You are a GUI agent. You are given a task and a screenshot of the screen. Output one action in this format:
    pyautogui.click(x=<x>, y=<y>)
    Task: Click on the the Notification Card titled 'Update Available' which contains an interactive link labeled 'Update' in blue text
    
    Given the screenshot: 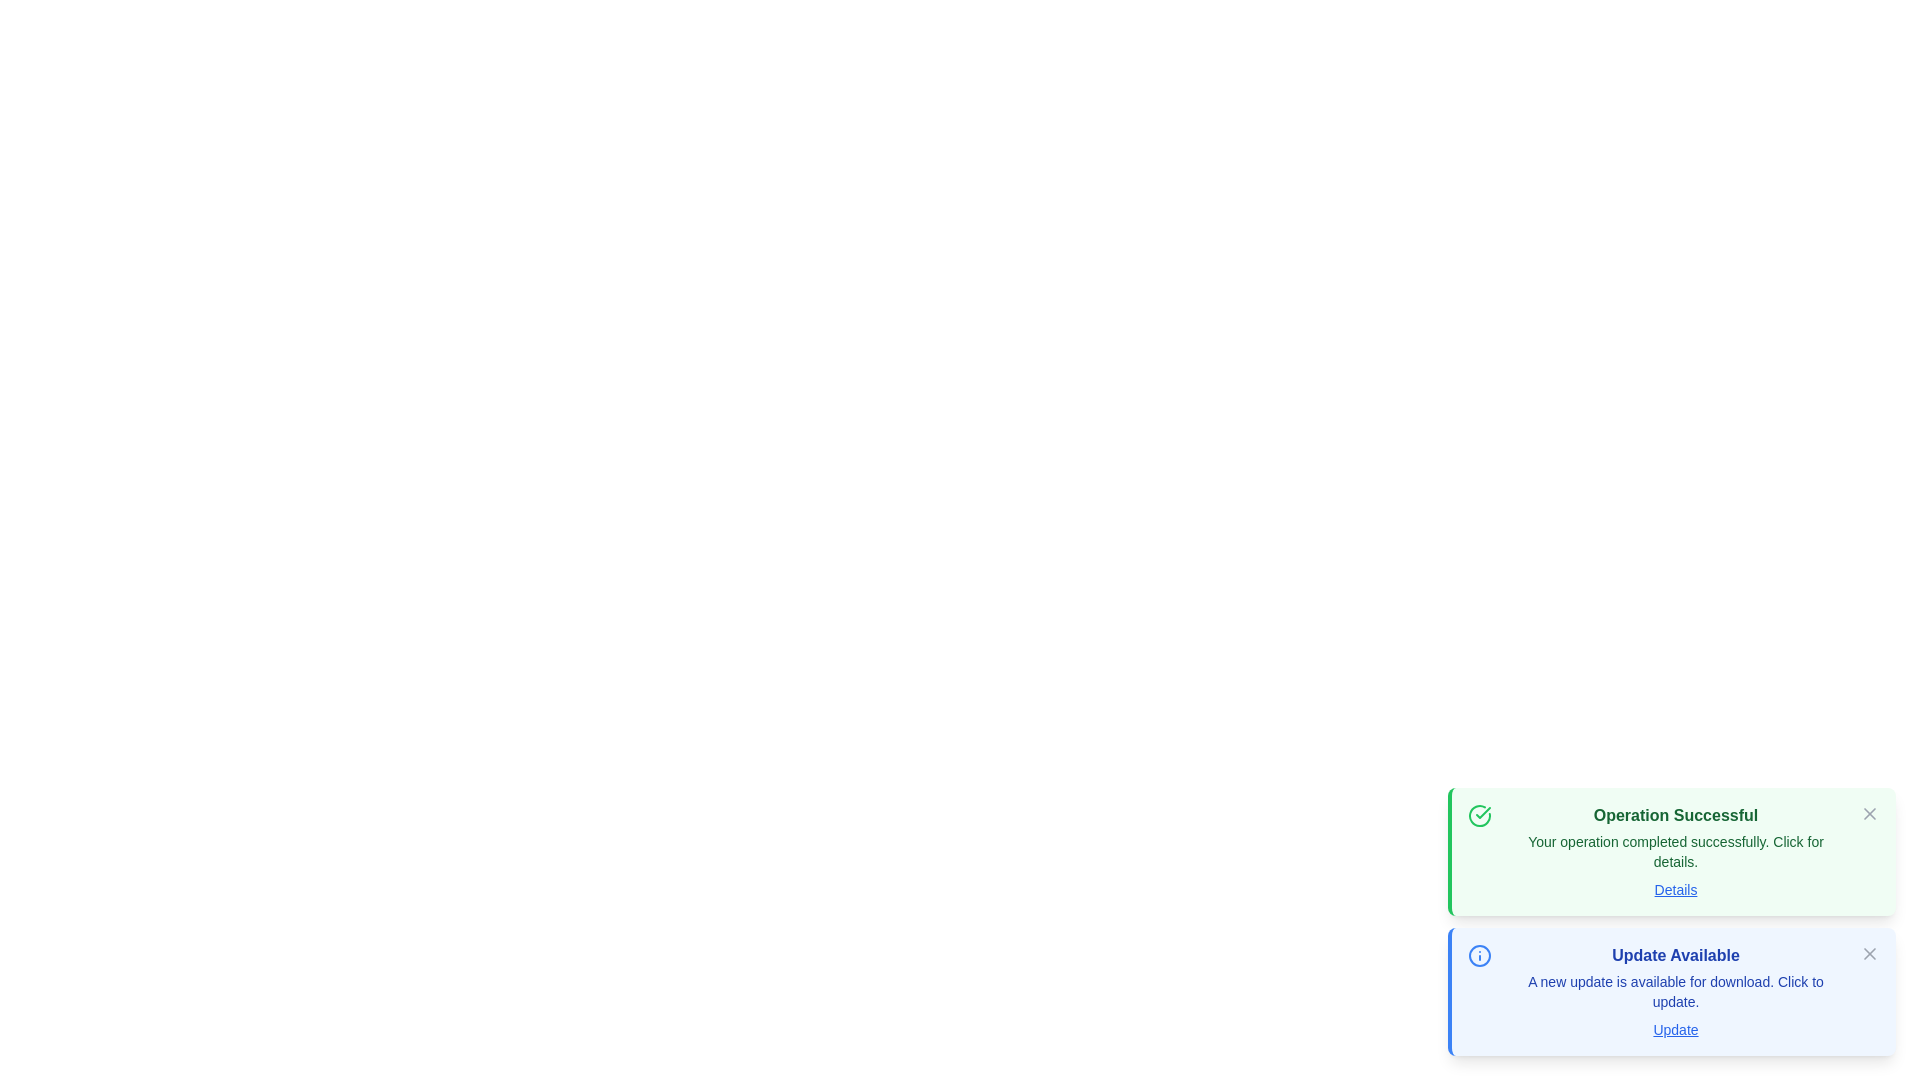 What is the action you would take?
    pyautogui.click(x=1675, y=991)
    